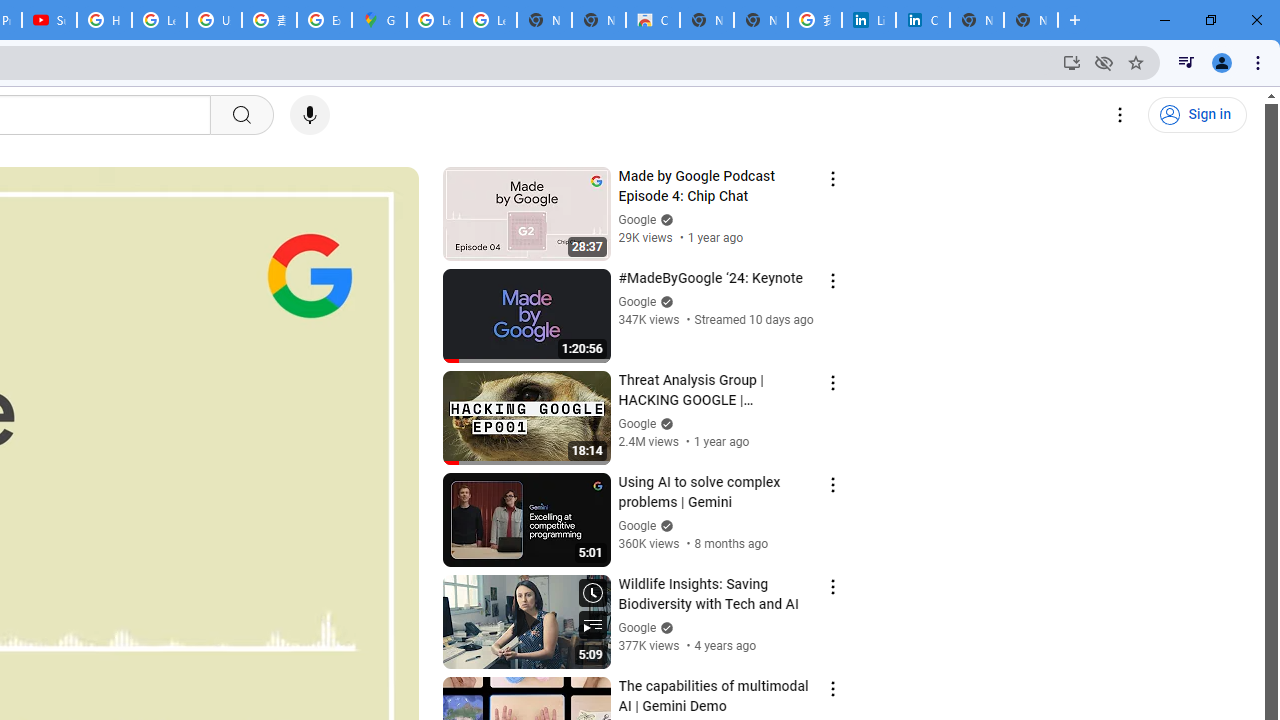 The height and width of the screenshot is (720, 1280). Describe the element at coordinates (1031, 20) in the screenshot. I see `'New Tab'` at that location.